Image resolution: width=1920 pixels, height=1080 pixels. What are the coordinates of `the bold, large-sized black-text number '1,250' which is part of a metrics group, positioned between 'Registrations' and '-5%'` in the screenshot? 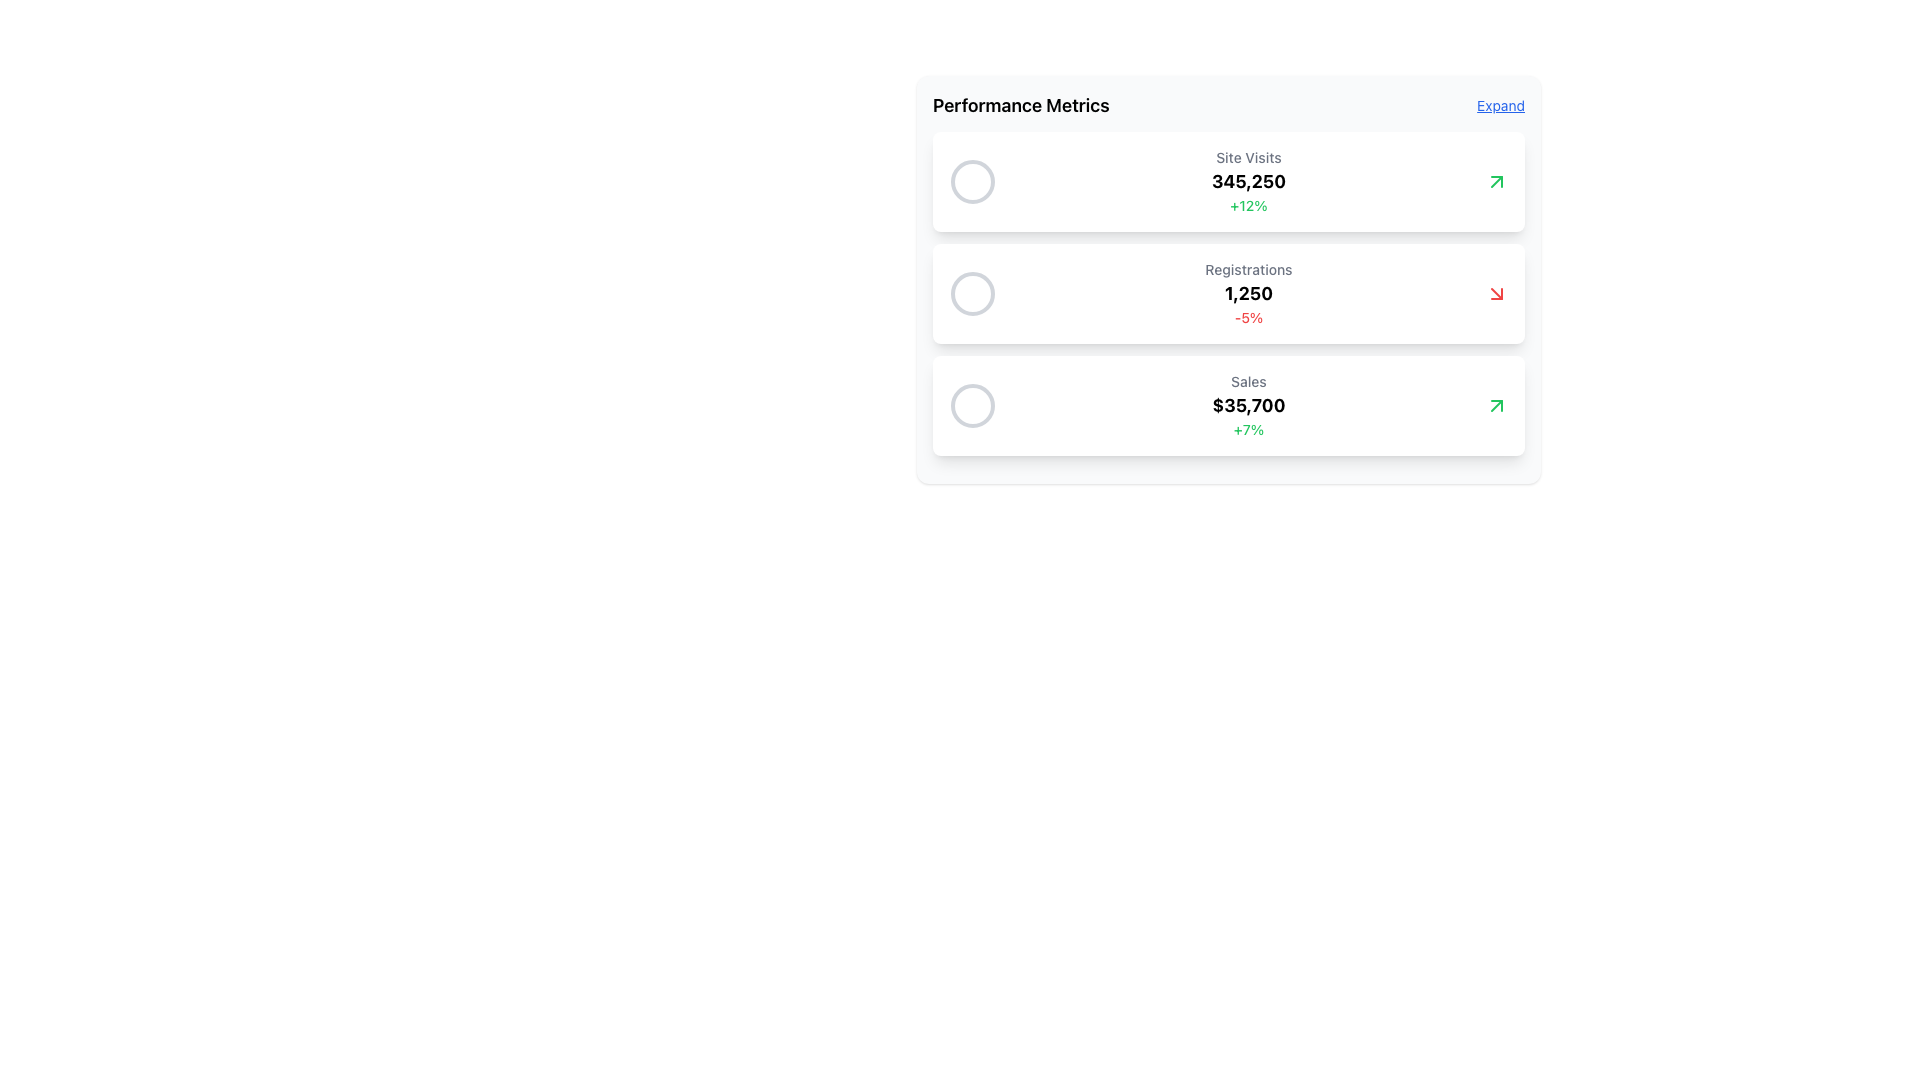 It's located at (1247, 293).